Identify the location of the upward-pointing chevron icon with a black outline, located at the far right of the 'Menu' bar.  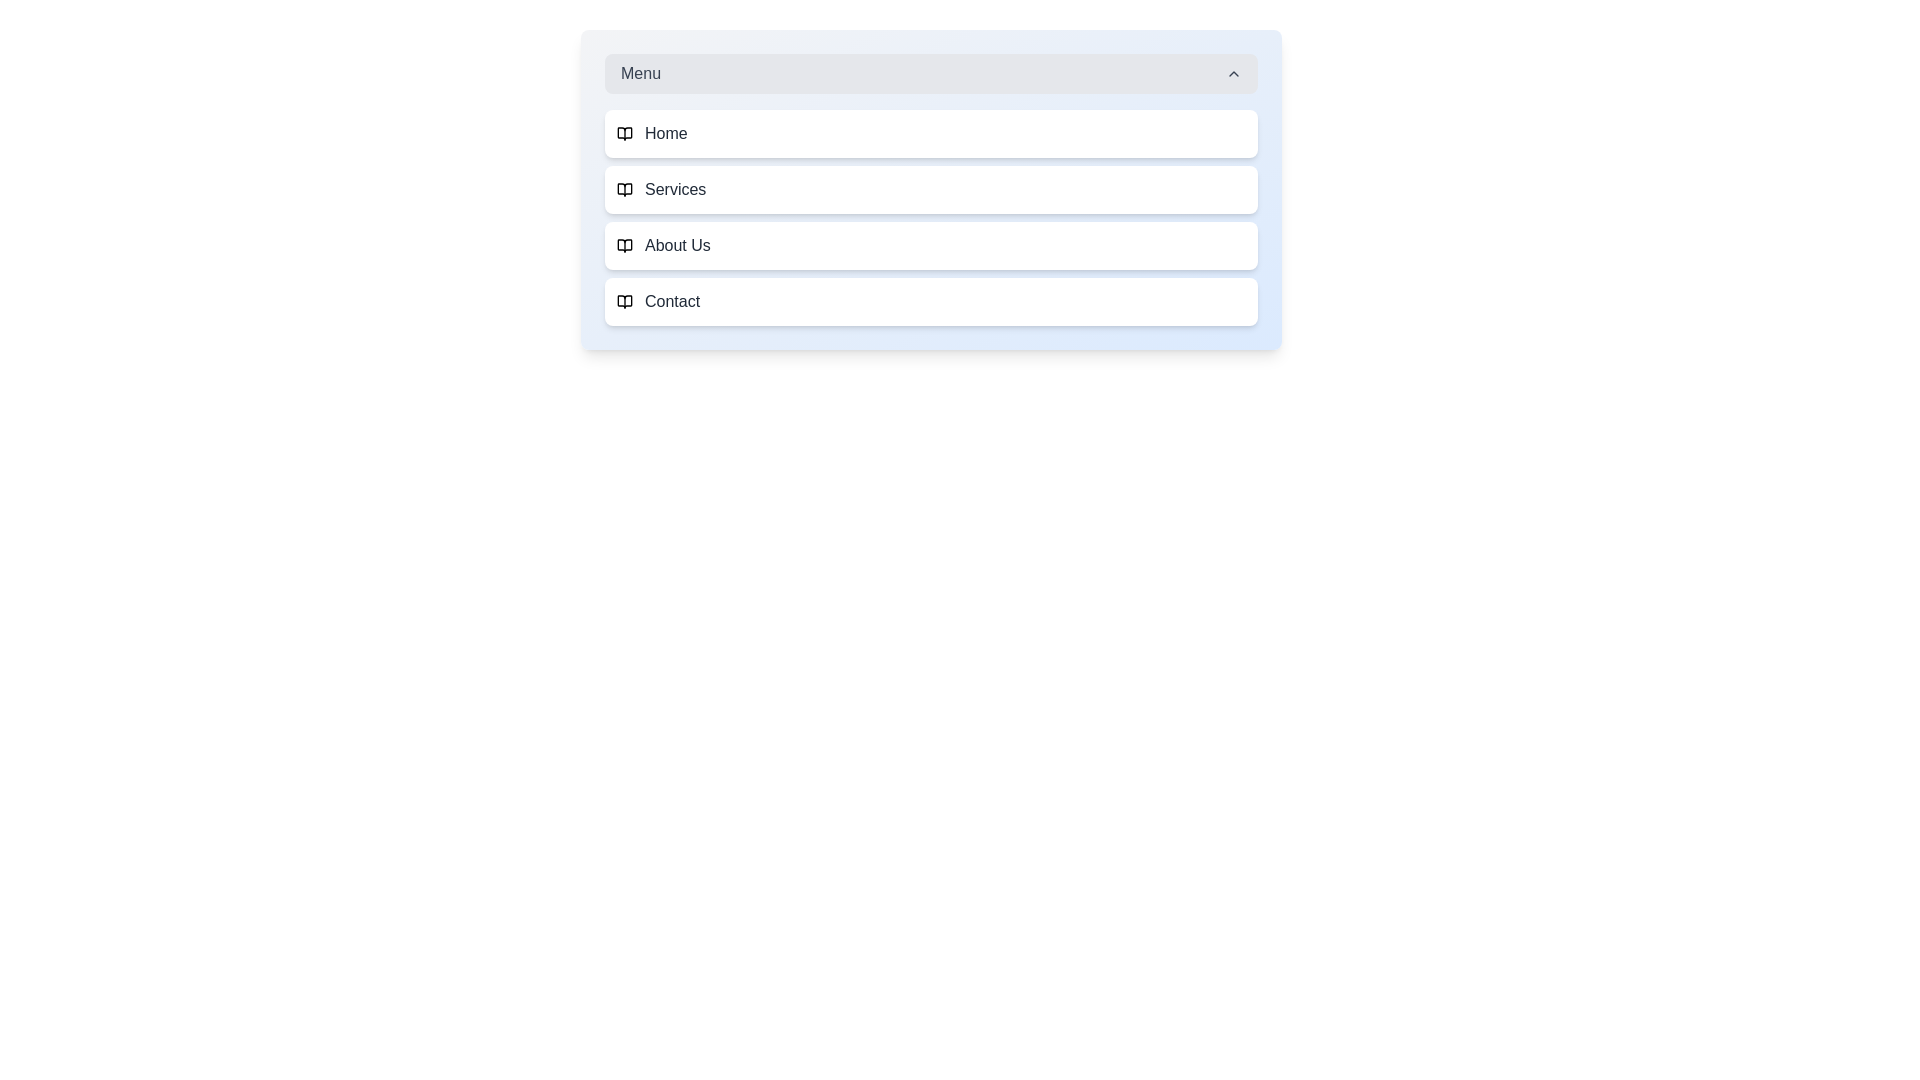
(1232, 72).